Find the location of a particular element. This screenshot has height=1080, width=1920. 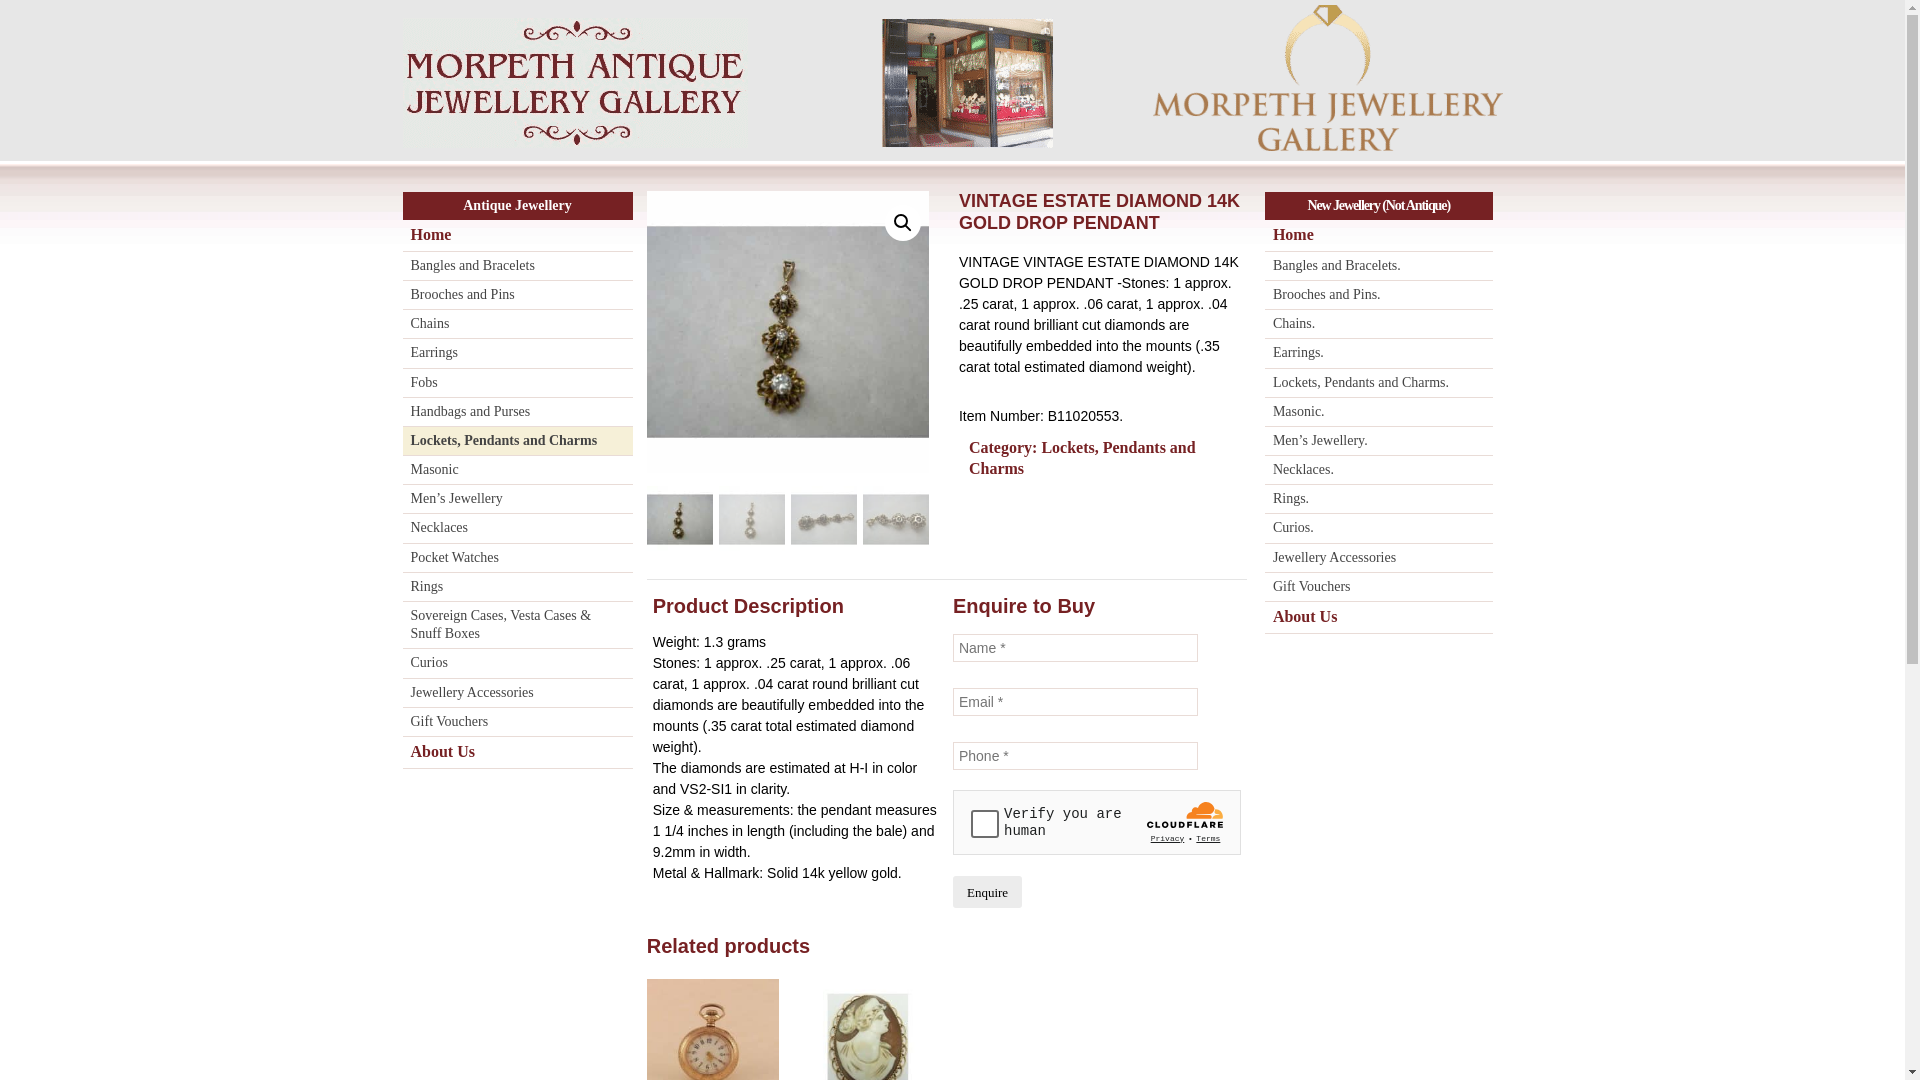

'Home' is located at coordinates (401, 234).